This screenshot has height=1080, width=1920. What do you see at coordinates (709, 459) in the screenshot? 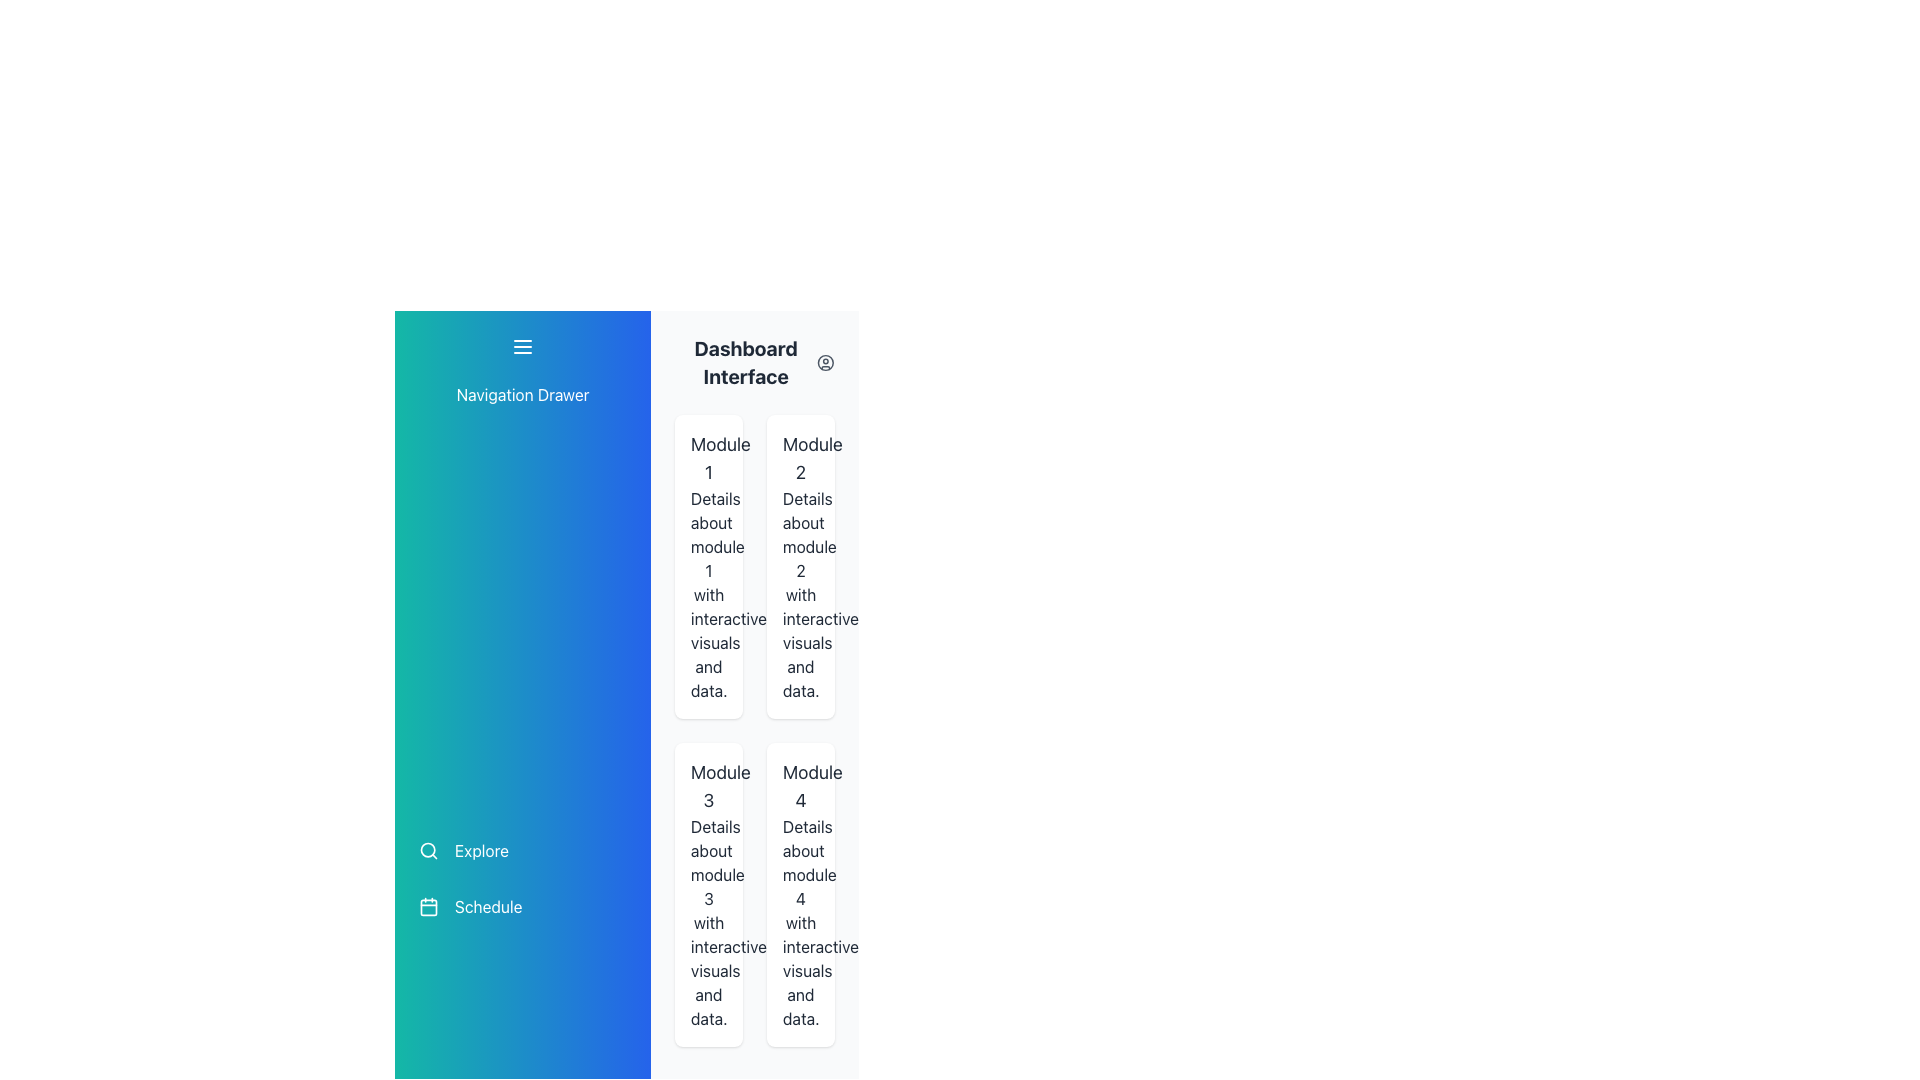
I see `the text label that serves as the title for 'Module 1', positioned at the top-center of the upper-left section of the white card in the grid layout` at bounding box center [709, 459].